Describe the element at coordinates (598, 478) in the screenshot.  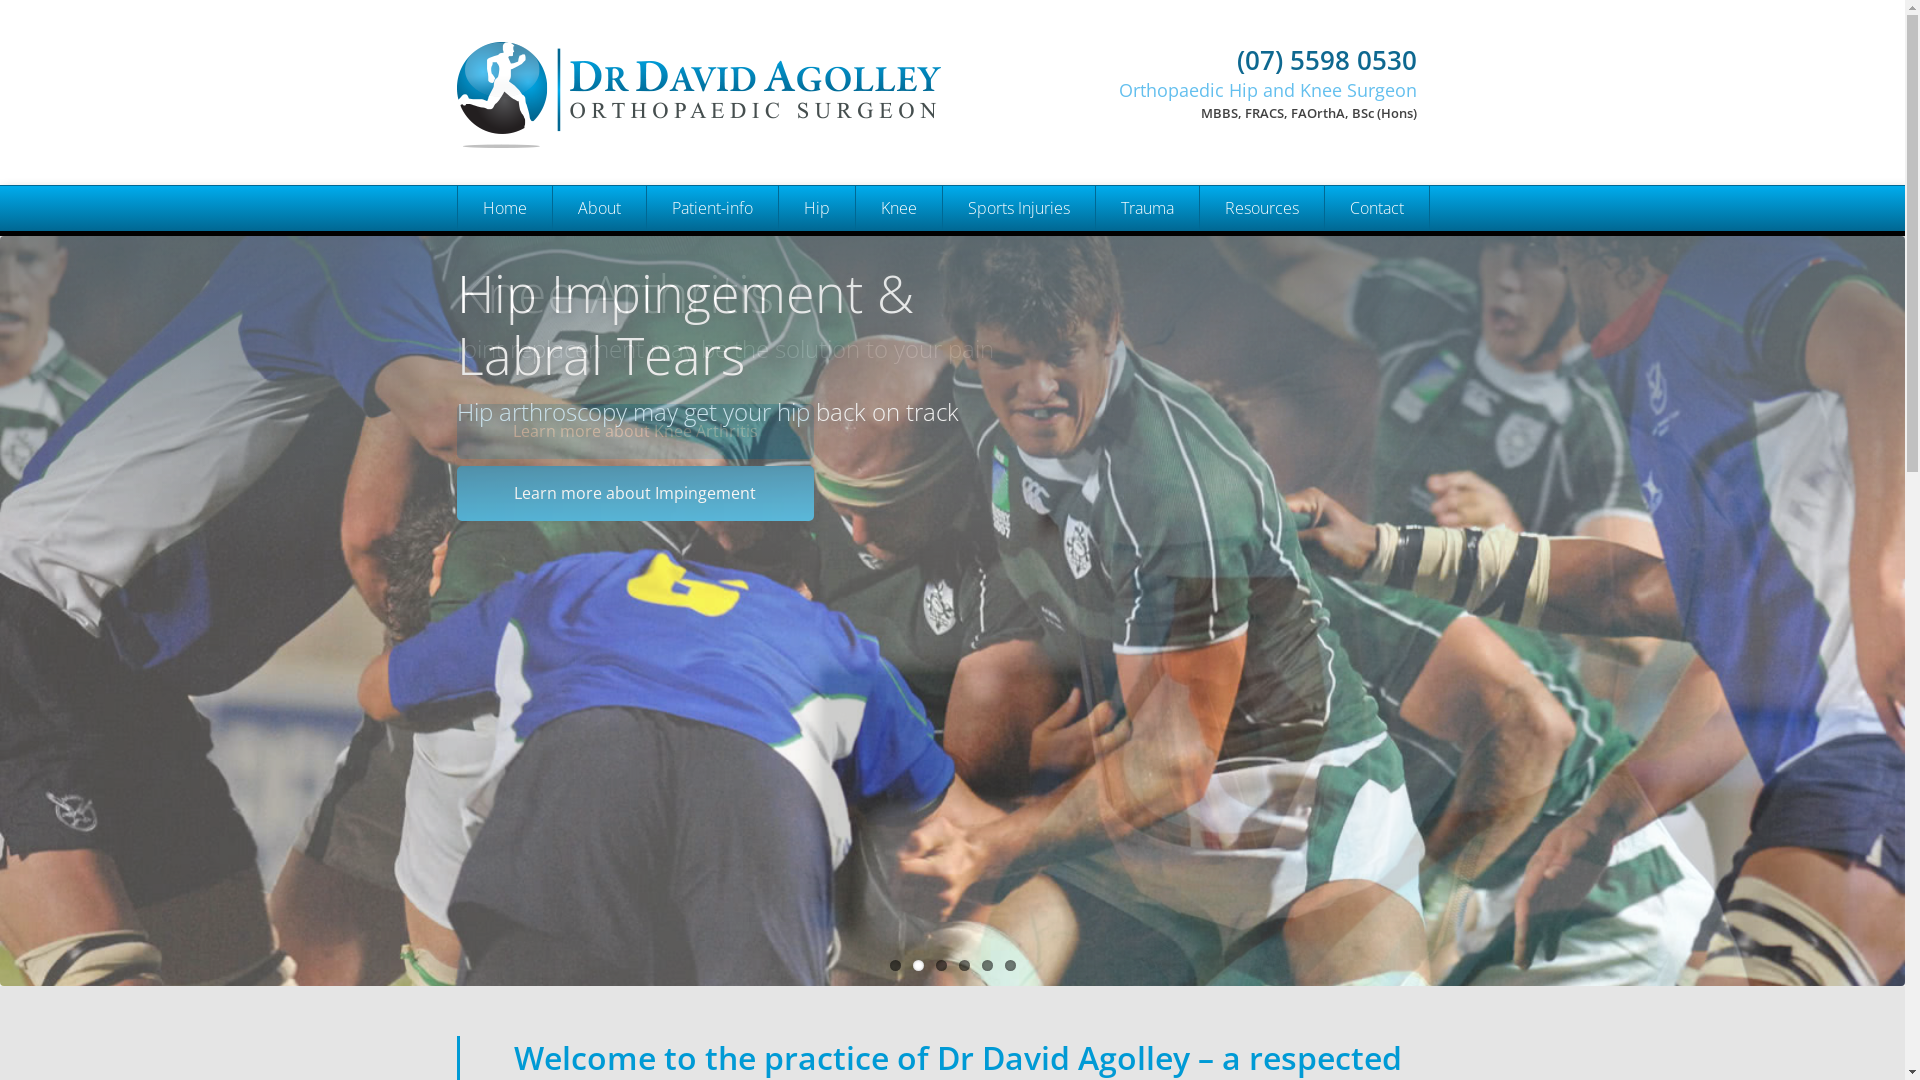
I see `'Health Professionals'` at that location.